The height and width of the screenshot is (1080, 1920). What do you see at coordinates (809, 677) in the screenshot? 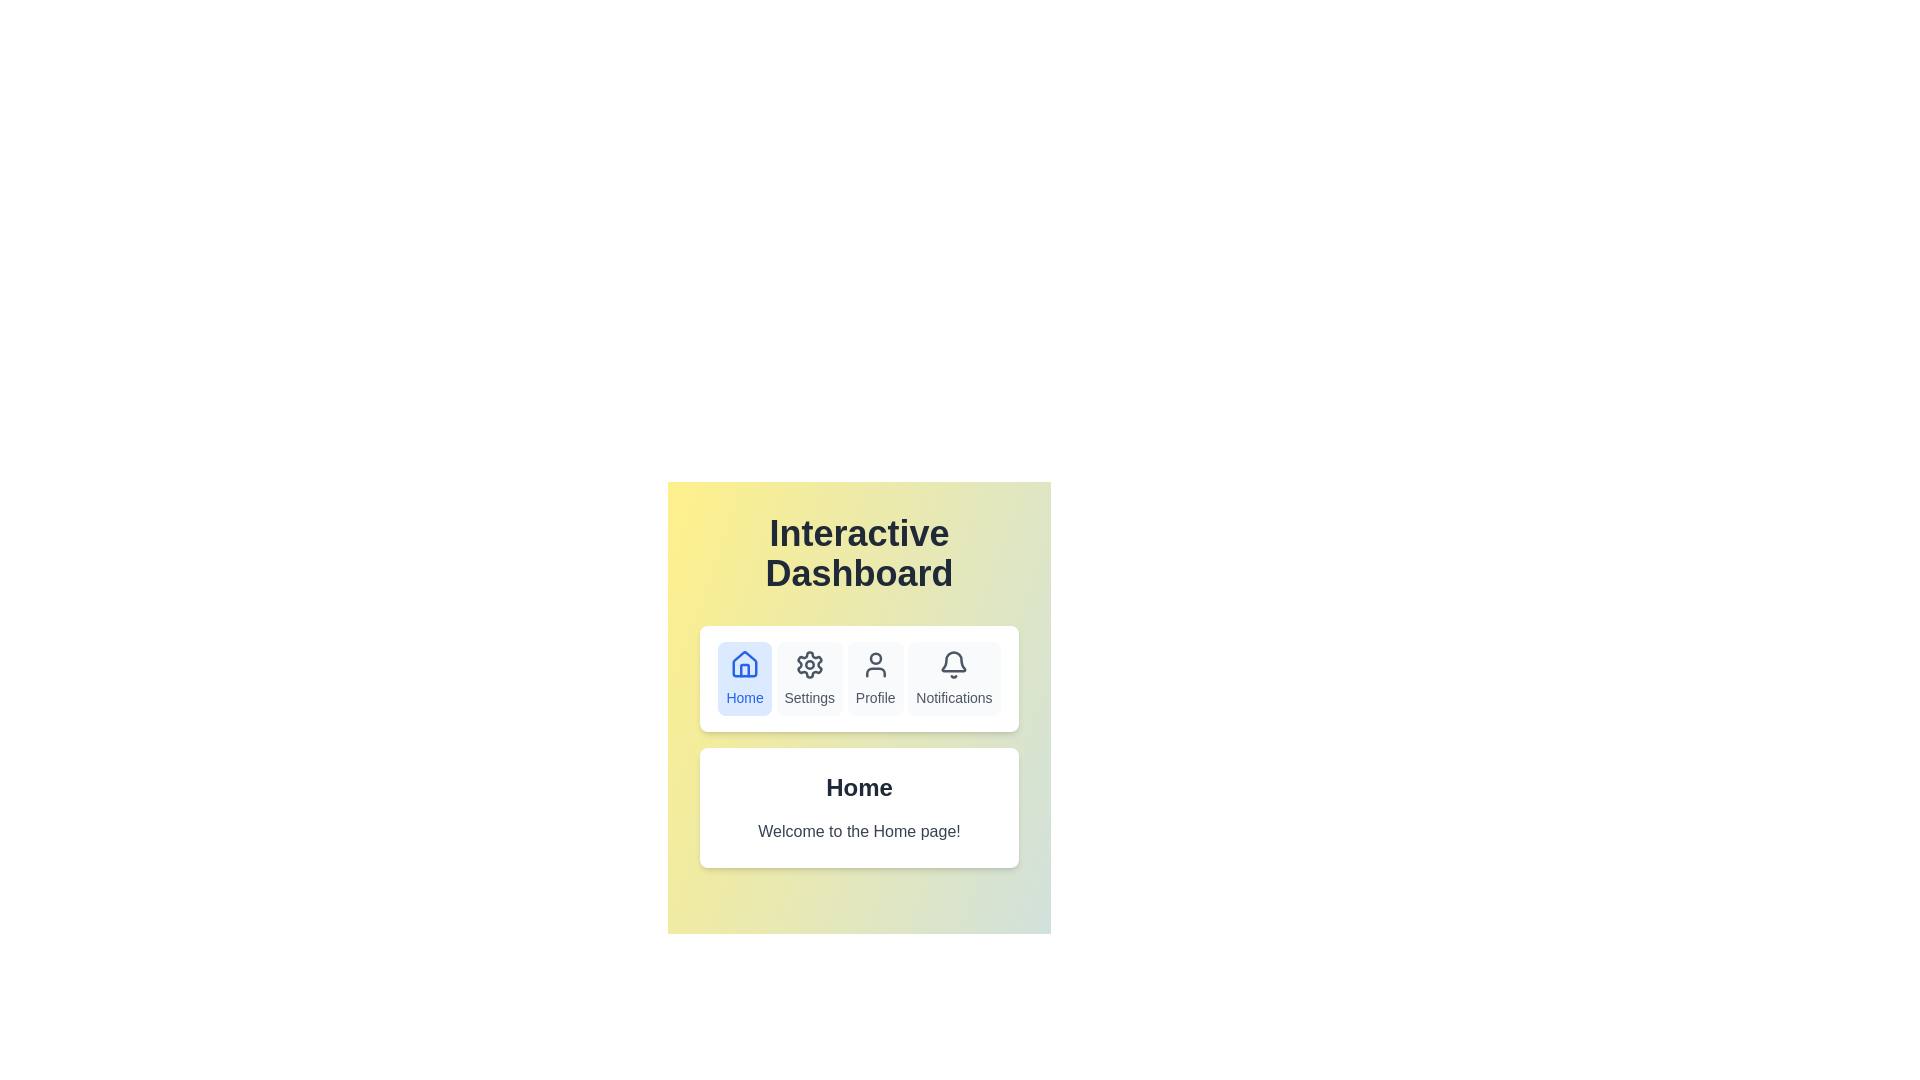
I see `the Settings tab in the navigation bar` at bounding box center [809, 677].